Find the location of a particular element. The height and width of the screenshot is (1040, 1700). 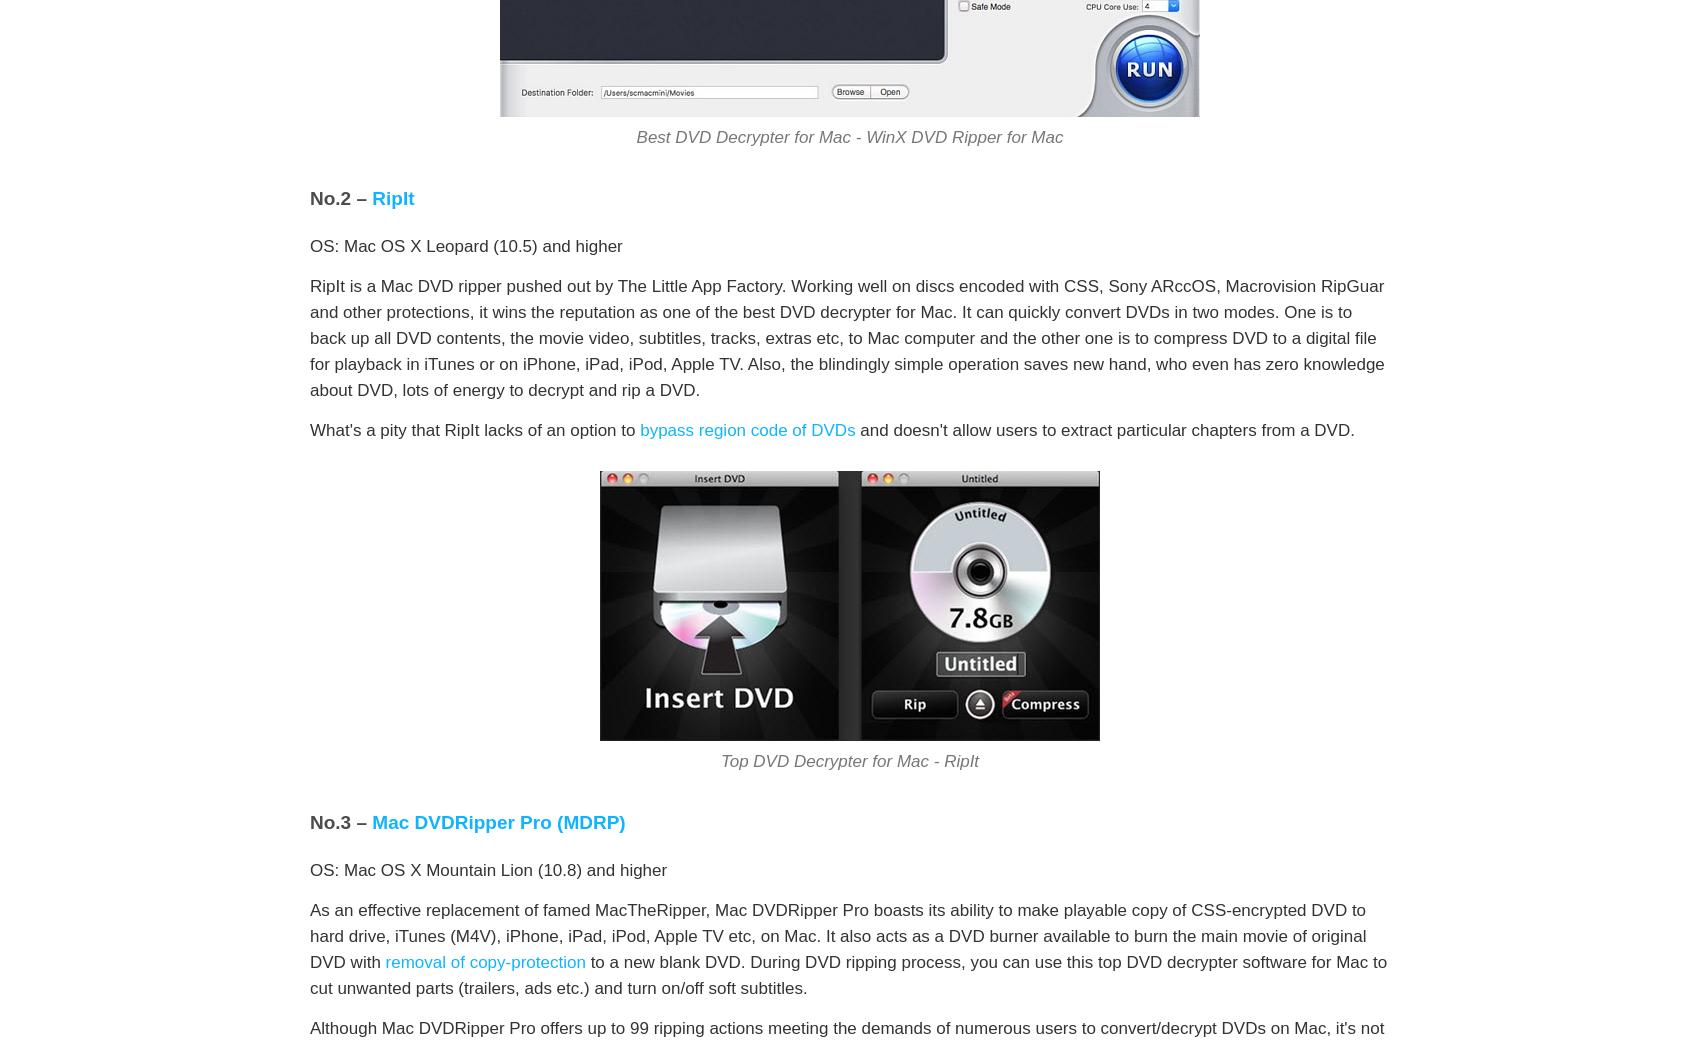

'Best DVD Decrypter for Mac - WinX DVD Ripper for Mac' is located at coordinates (848, 137).